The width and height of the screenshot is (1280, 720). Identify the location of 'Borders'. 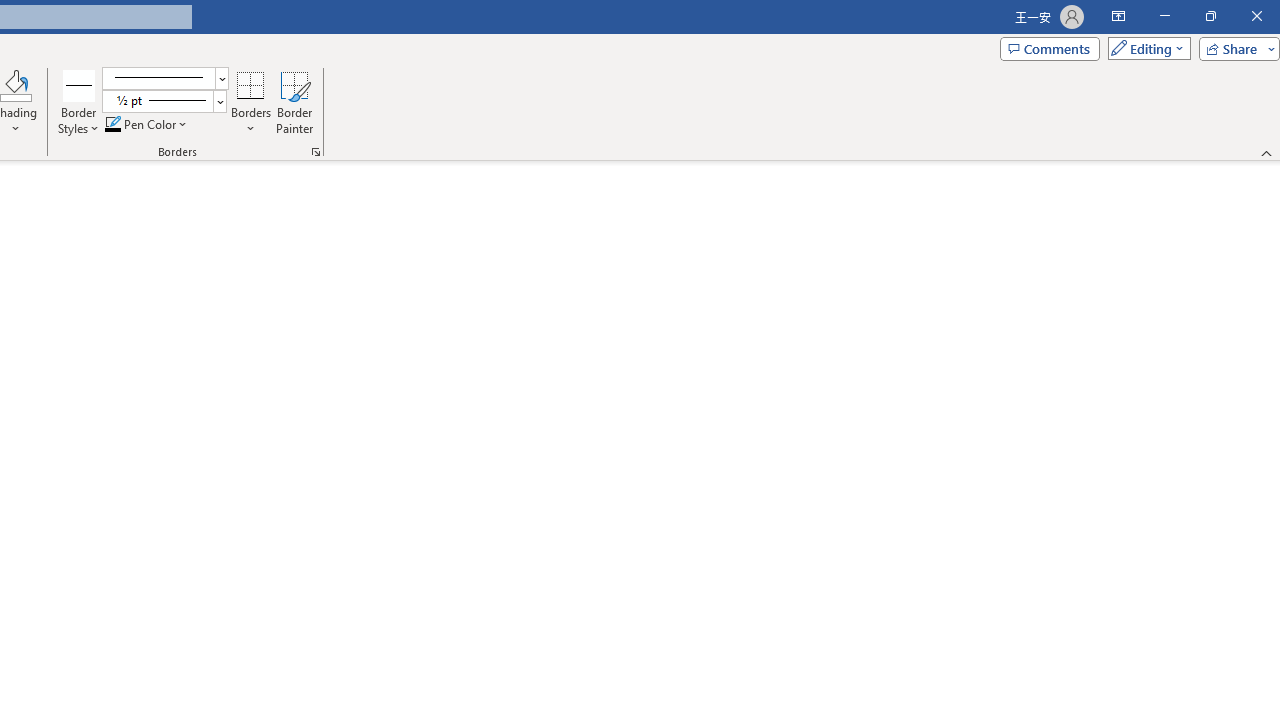
(250, 103).